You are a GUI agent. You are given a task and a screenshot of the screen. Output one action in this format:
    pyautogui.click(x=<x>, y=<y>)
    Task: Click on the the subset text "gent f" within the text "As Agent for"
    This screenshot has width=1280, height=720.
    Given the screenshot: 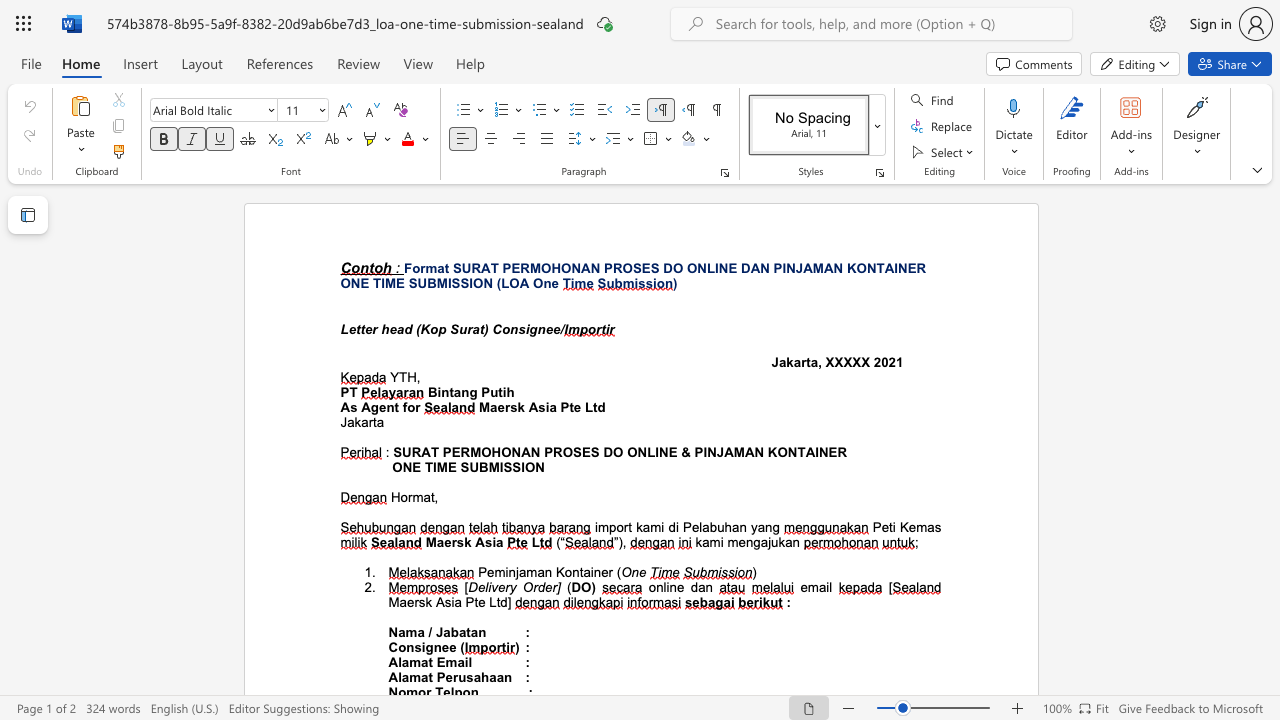 What is the action you would take?
    pyautogui.click(x=370, y=406)
    